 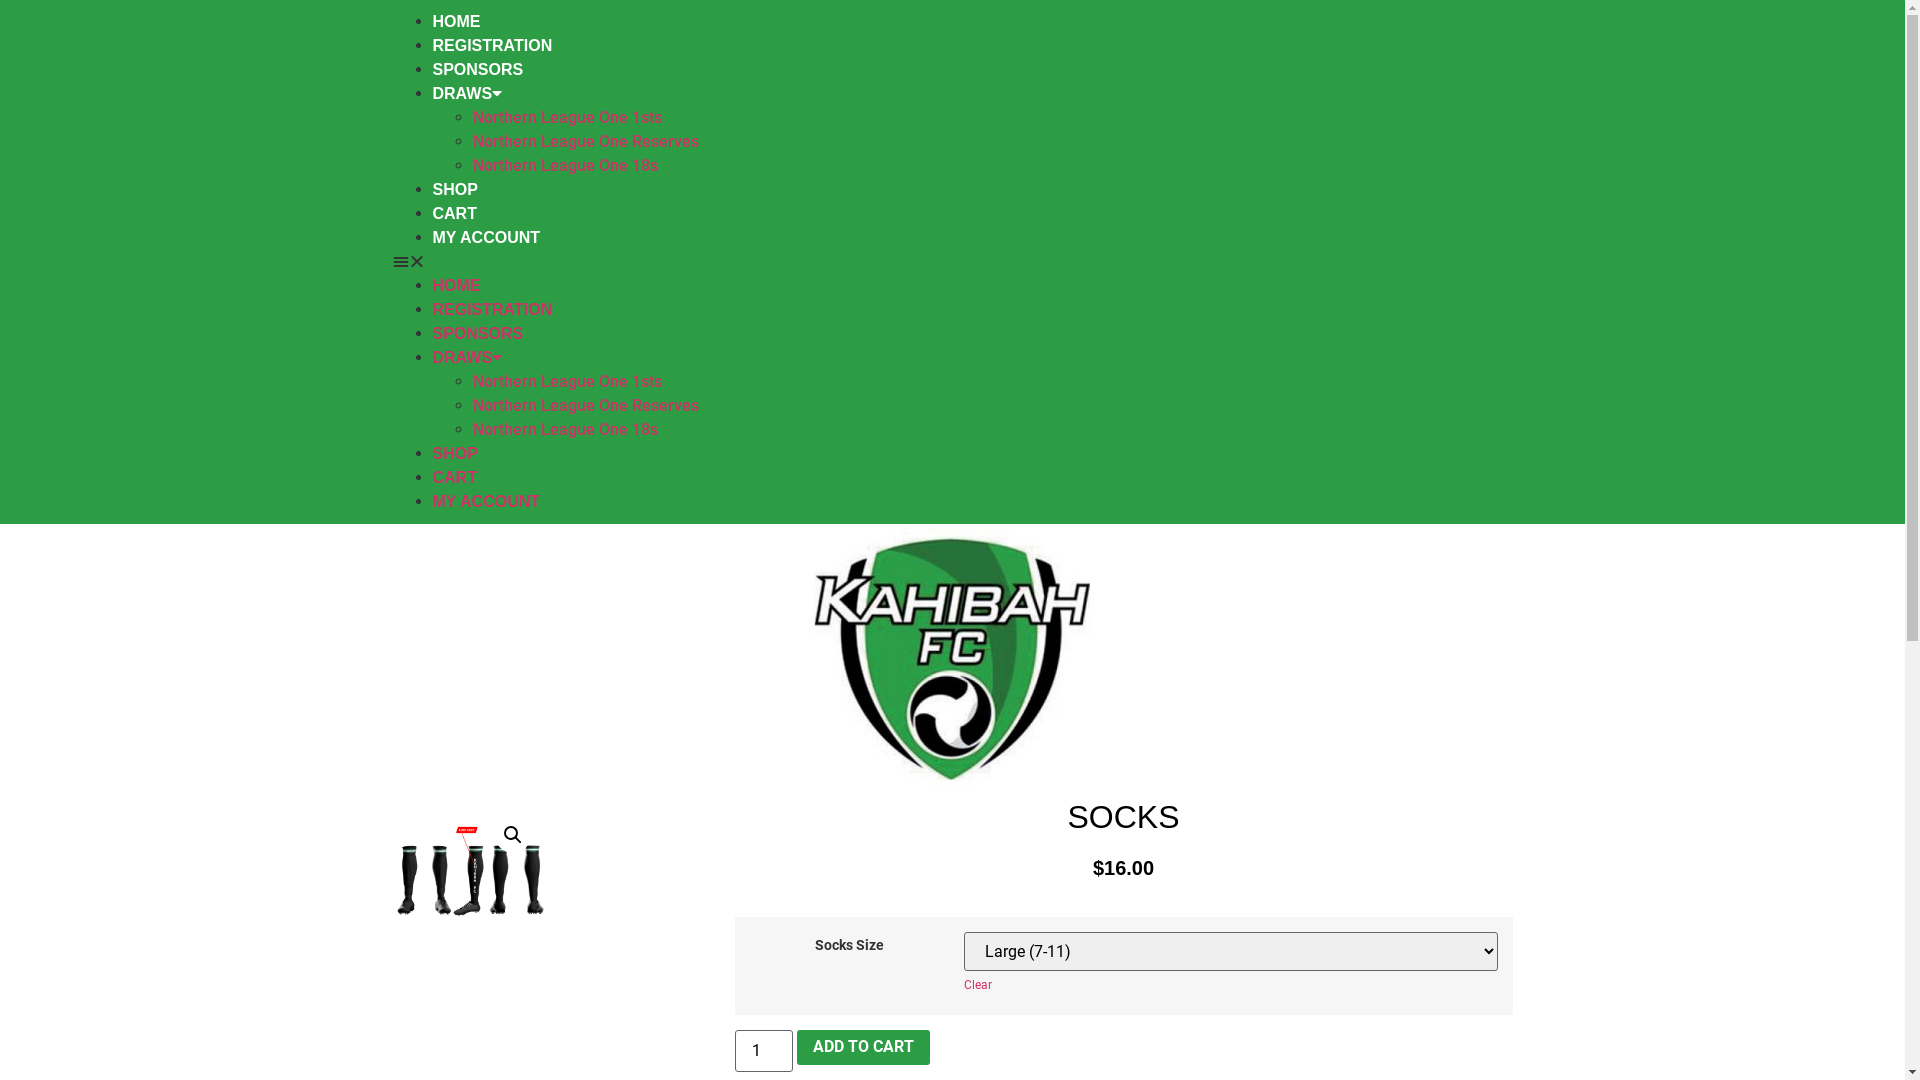 What do you see at coordinates (563, 428) in the screenshot?
I see `'Northern League One 18s'` at bounding box center [563, 428].